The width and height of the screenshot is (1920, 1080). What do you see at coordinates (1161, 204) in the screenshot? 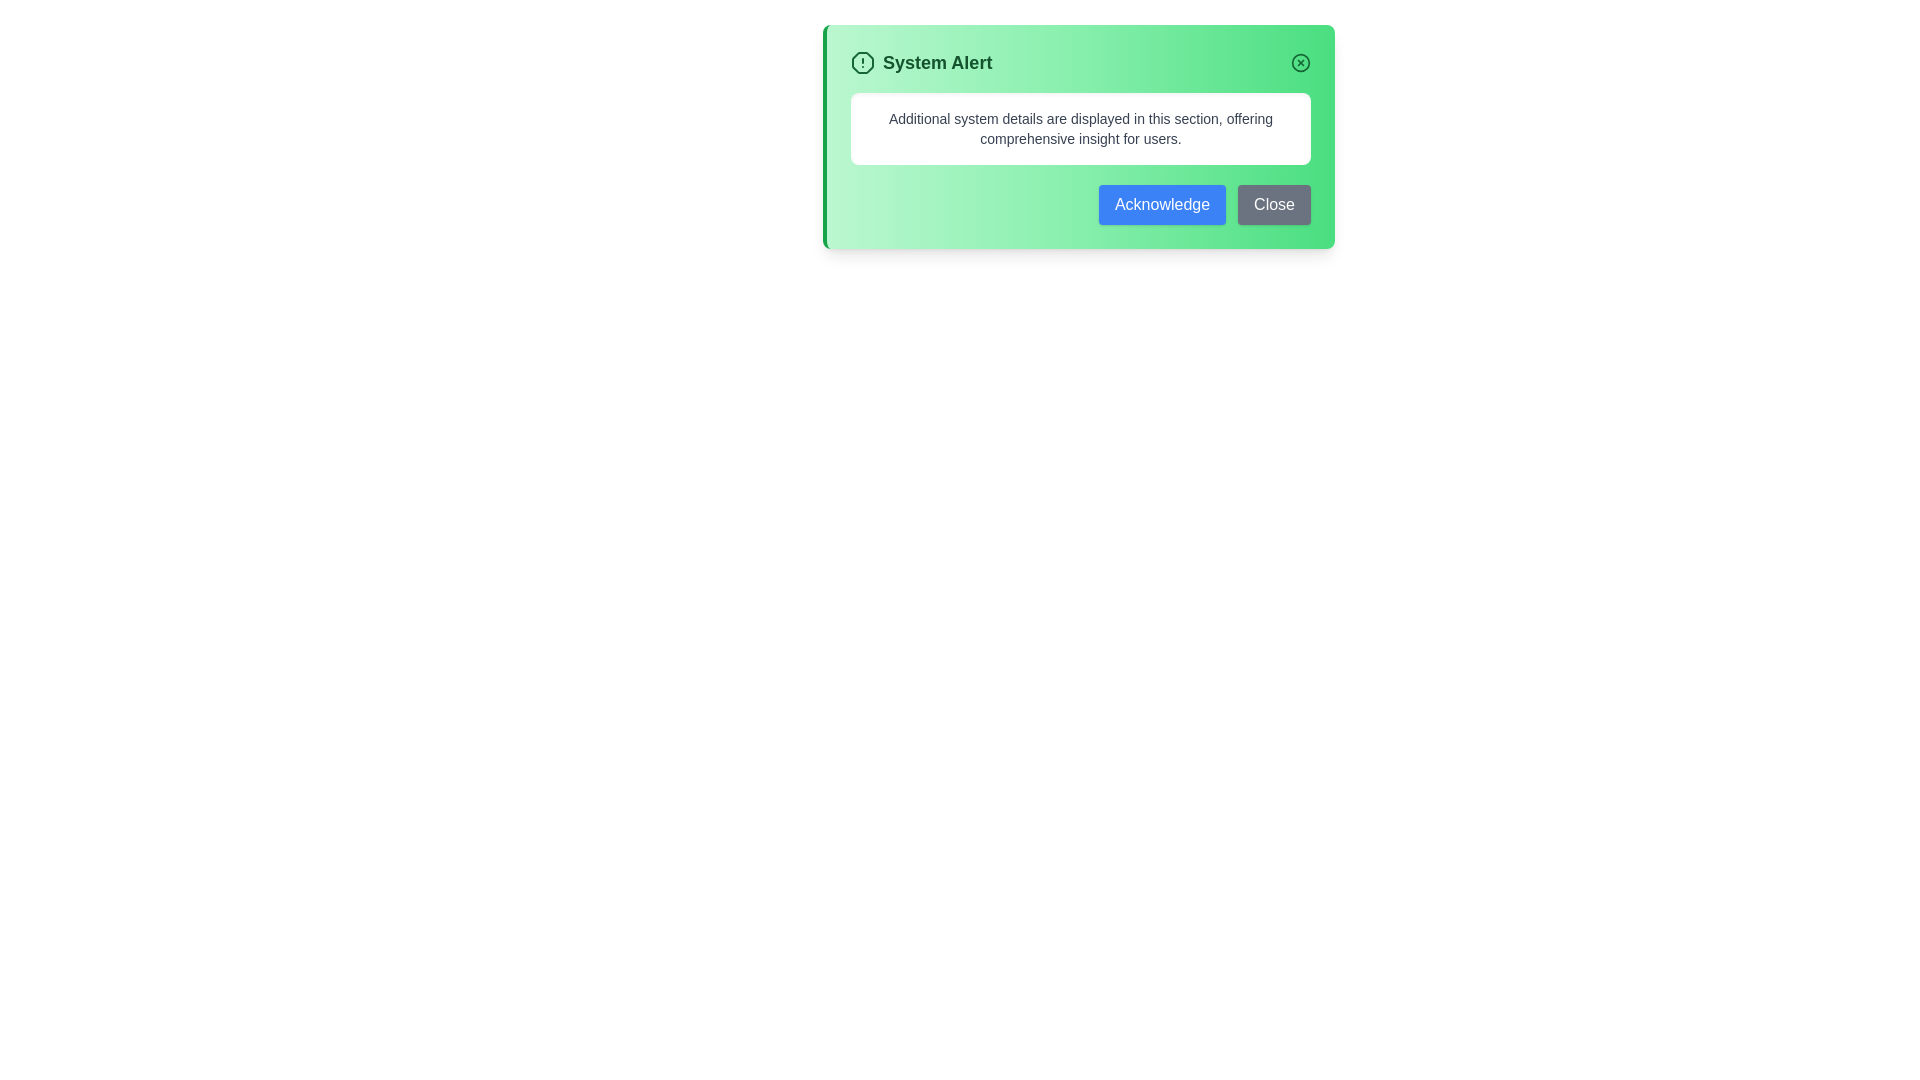
I see `'Acknowledge' button to confirm the alert` at bounding box center [1161, 204].